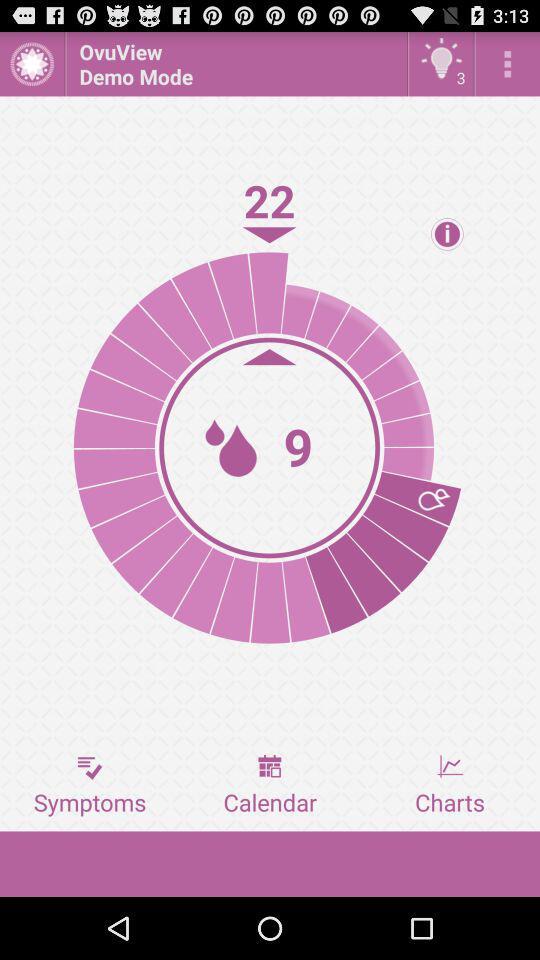 The image size is (540, 960). I want to click on charts, so click(449, 785).